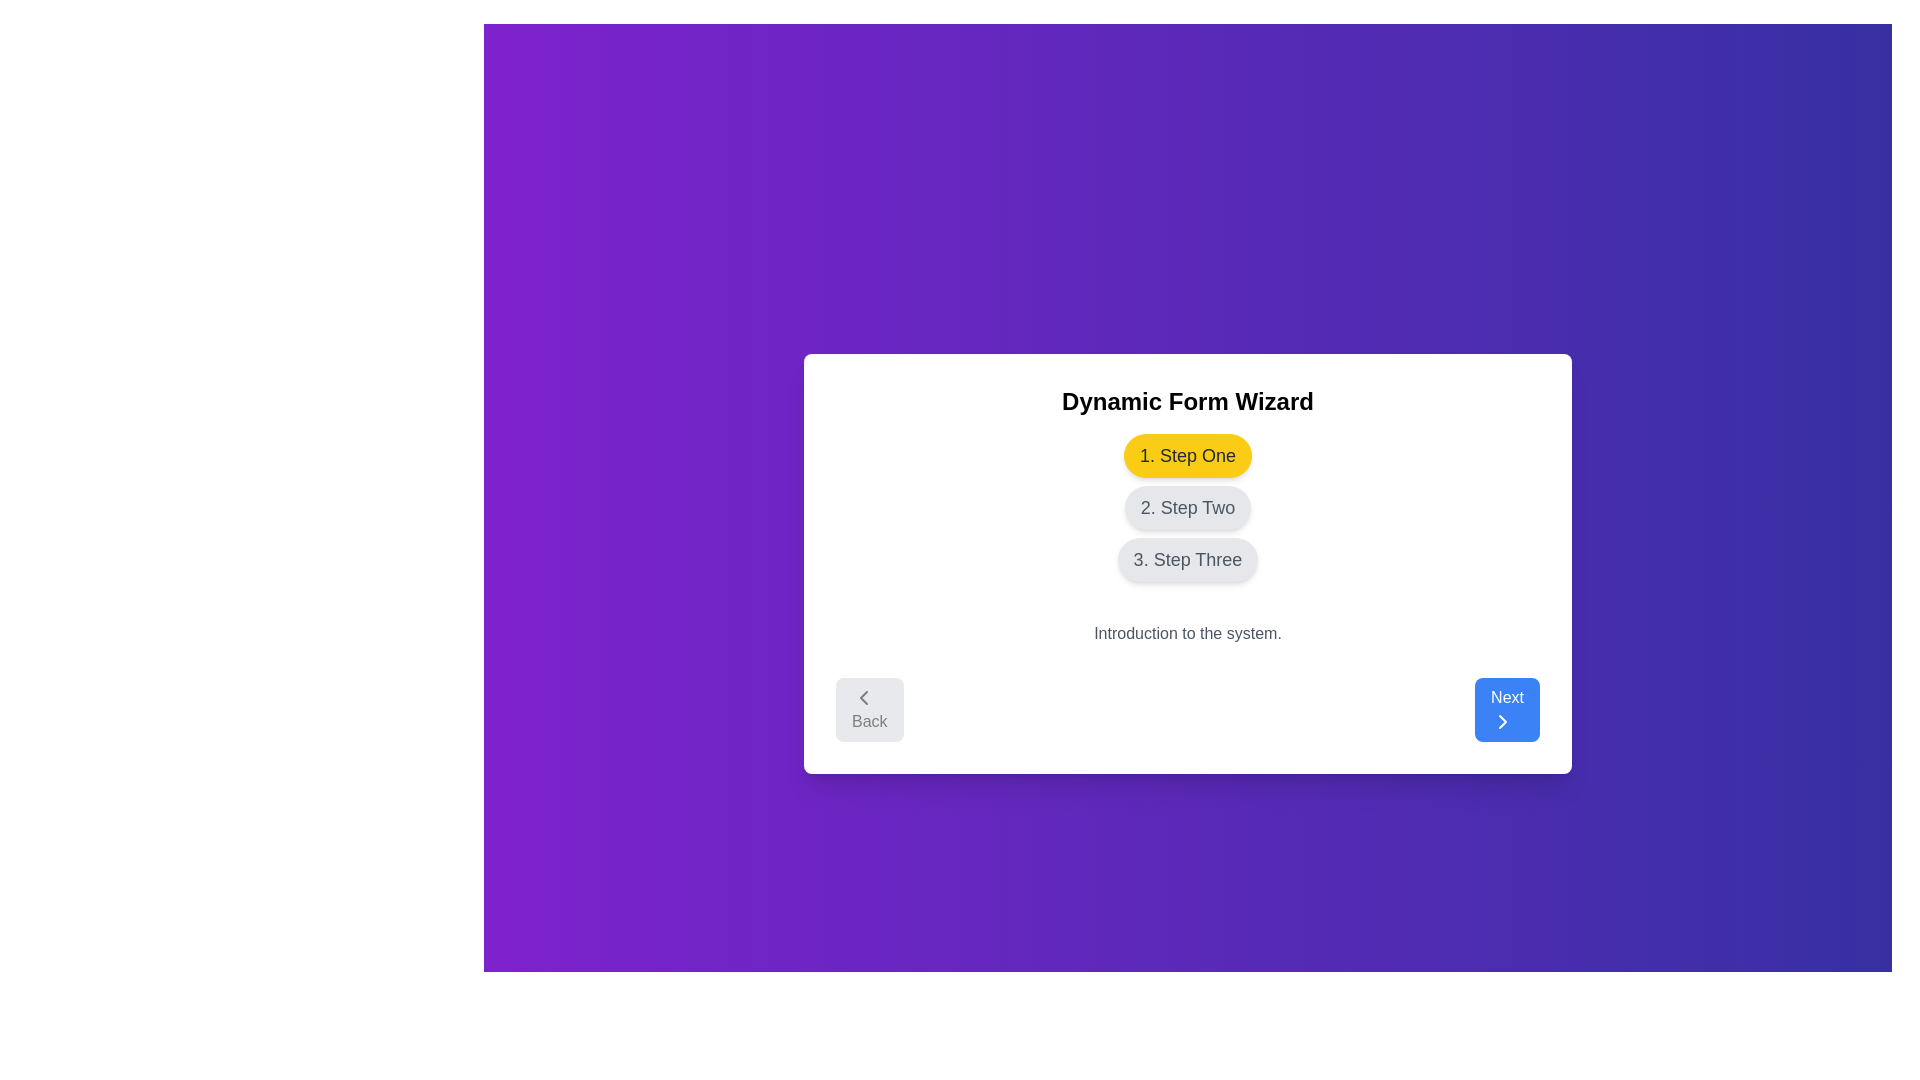  Describe the element at coordinates (869, 708) in the screenshot. I see `the Back button to navigate the steps` at that location.